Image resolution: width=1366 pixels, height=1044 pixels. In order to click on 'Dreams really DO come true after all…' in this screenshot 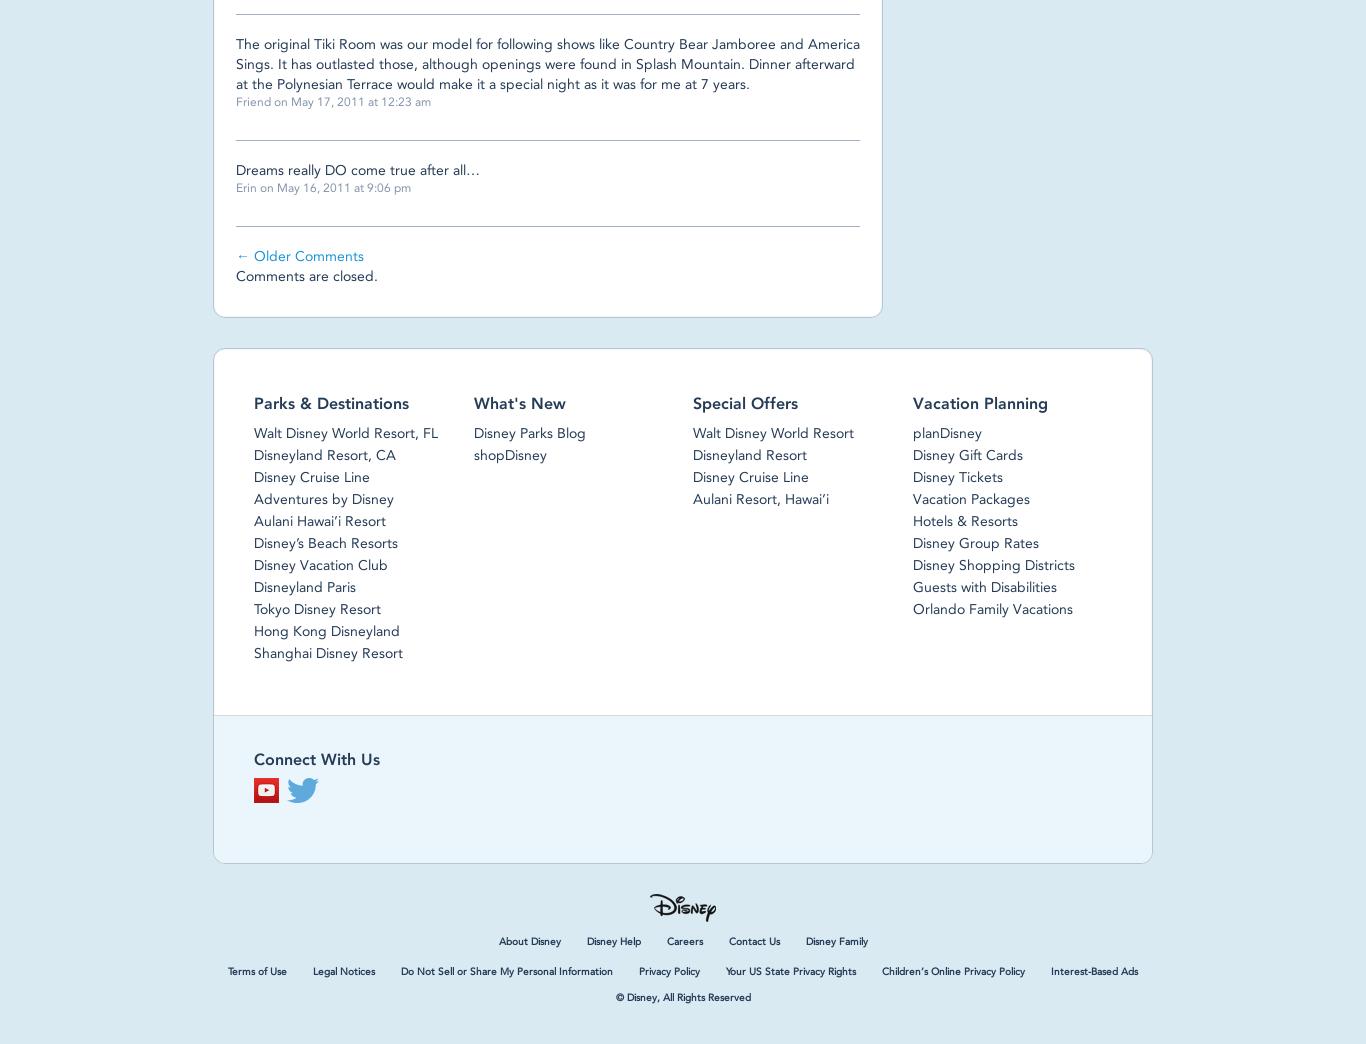, I will do `click(357, 169)`.